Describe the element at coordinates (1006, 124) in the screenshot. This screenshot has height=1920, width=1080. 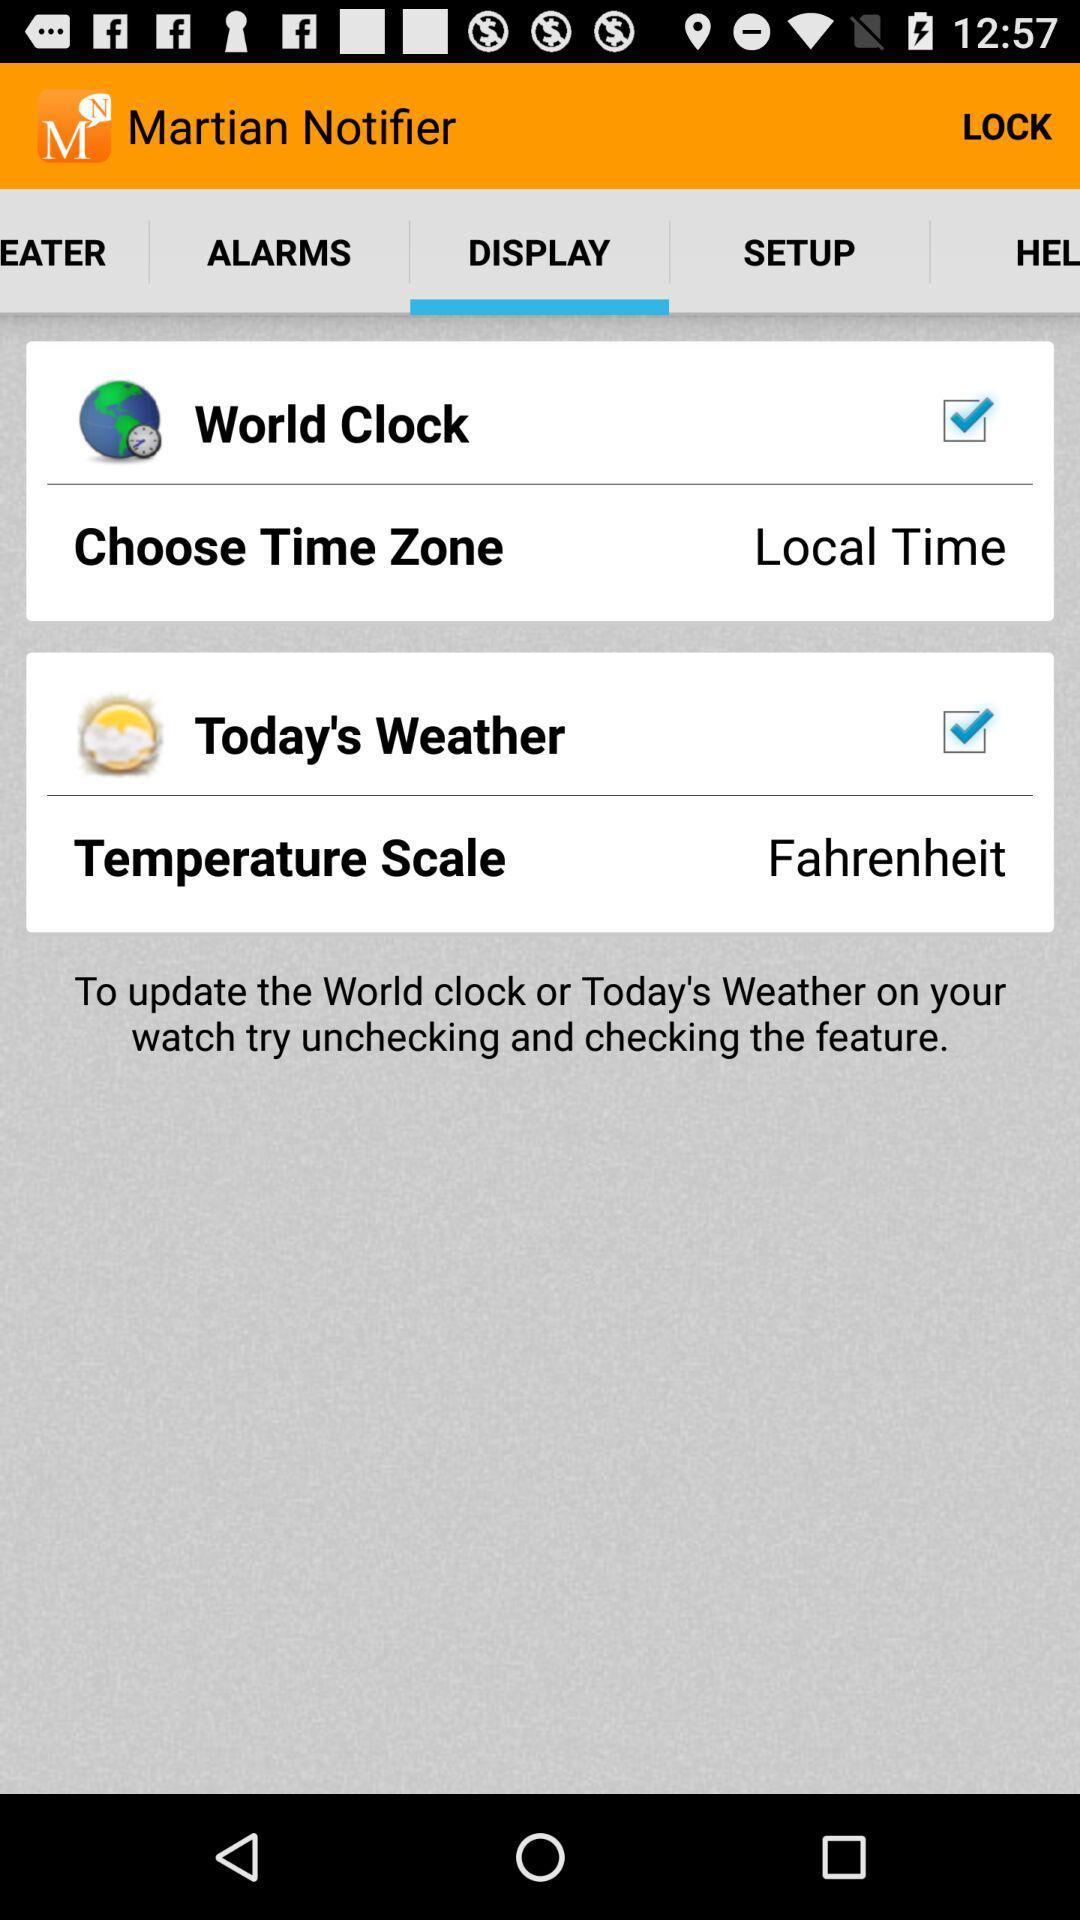
I see `the lock` at that location.